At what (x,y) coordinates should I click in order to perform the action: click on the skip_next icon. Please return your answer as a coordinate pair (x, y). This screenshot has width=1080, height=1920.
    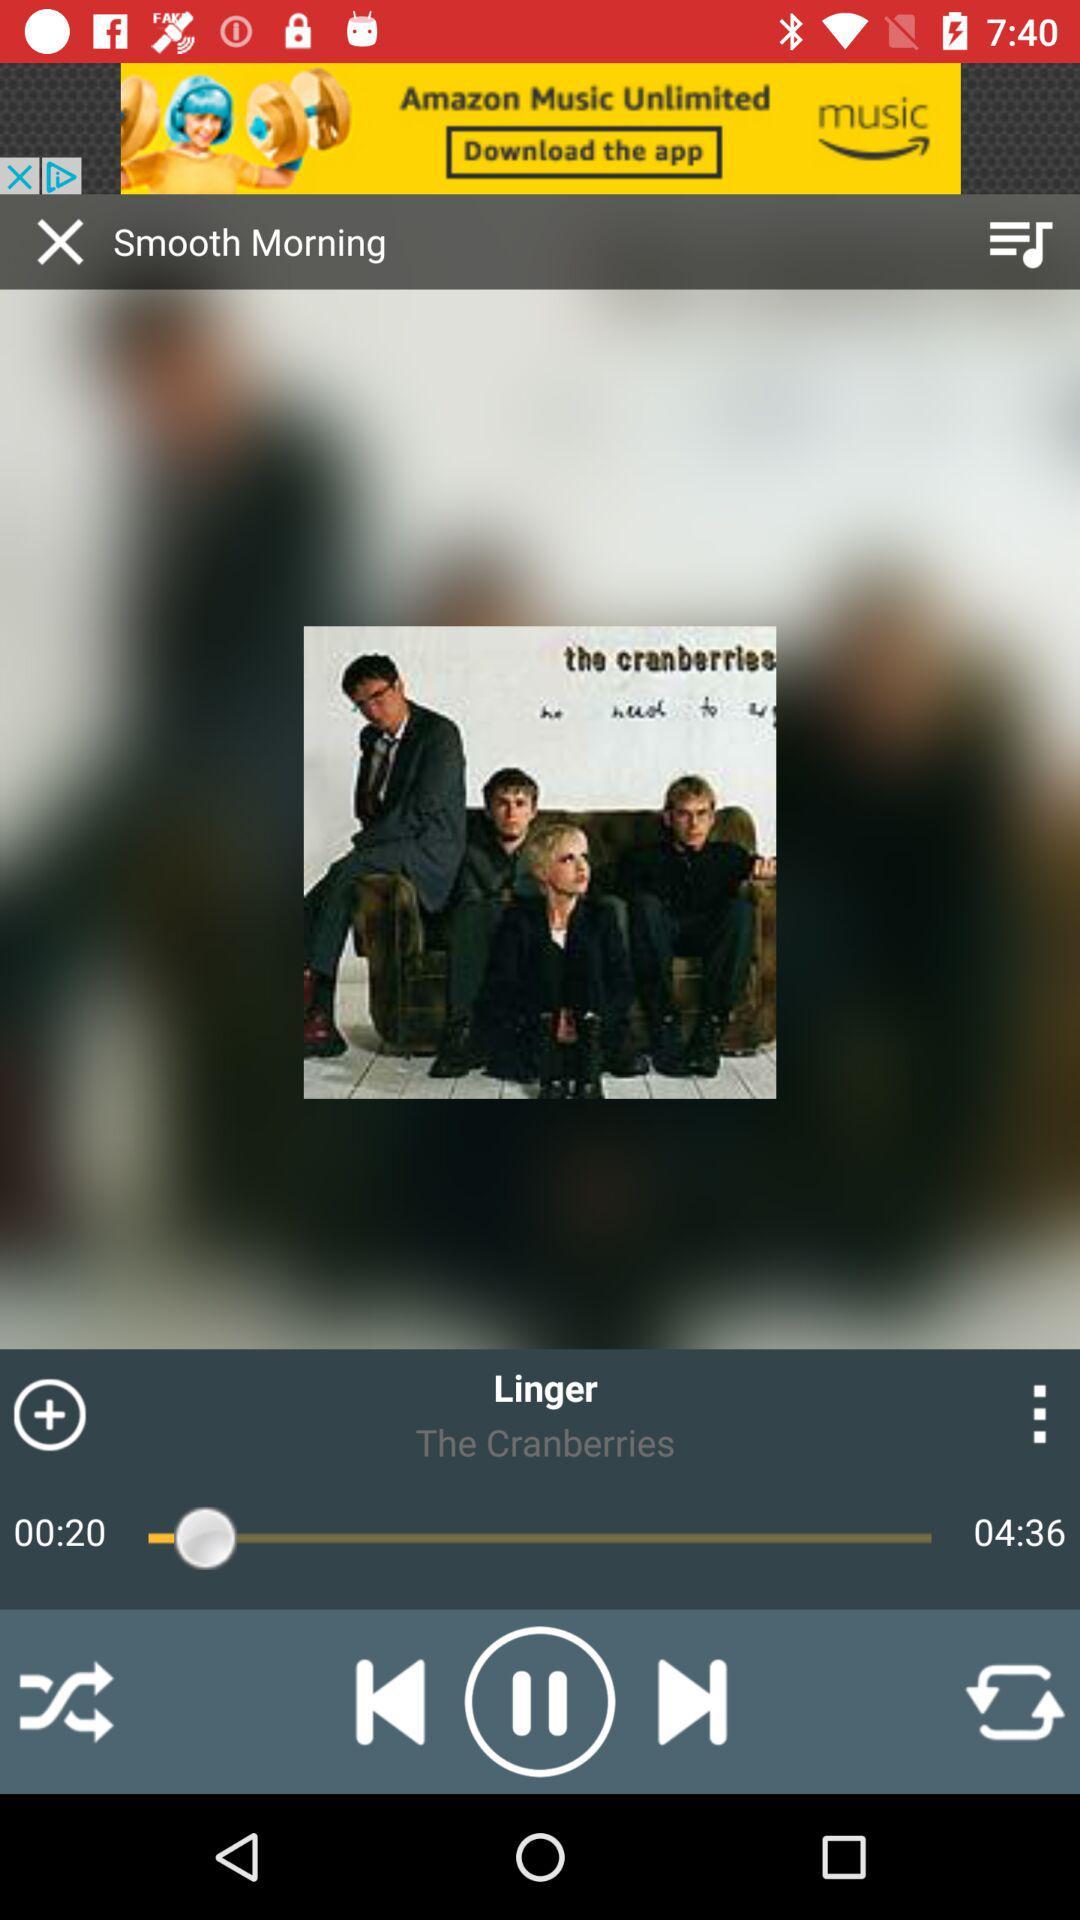
    Looking at the image, I should click on (690, 1700).